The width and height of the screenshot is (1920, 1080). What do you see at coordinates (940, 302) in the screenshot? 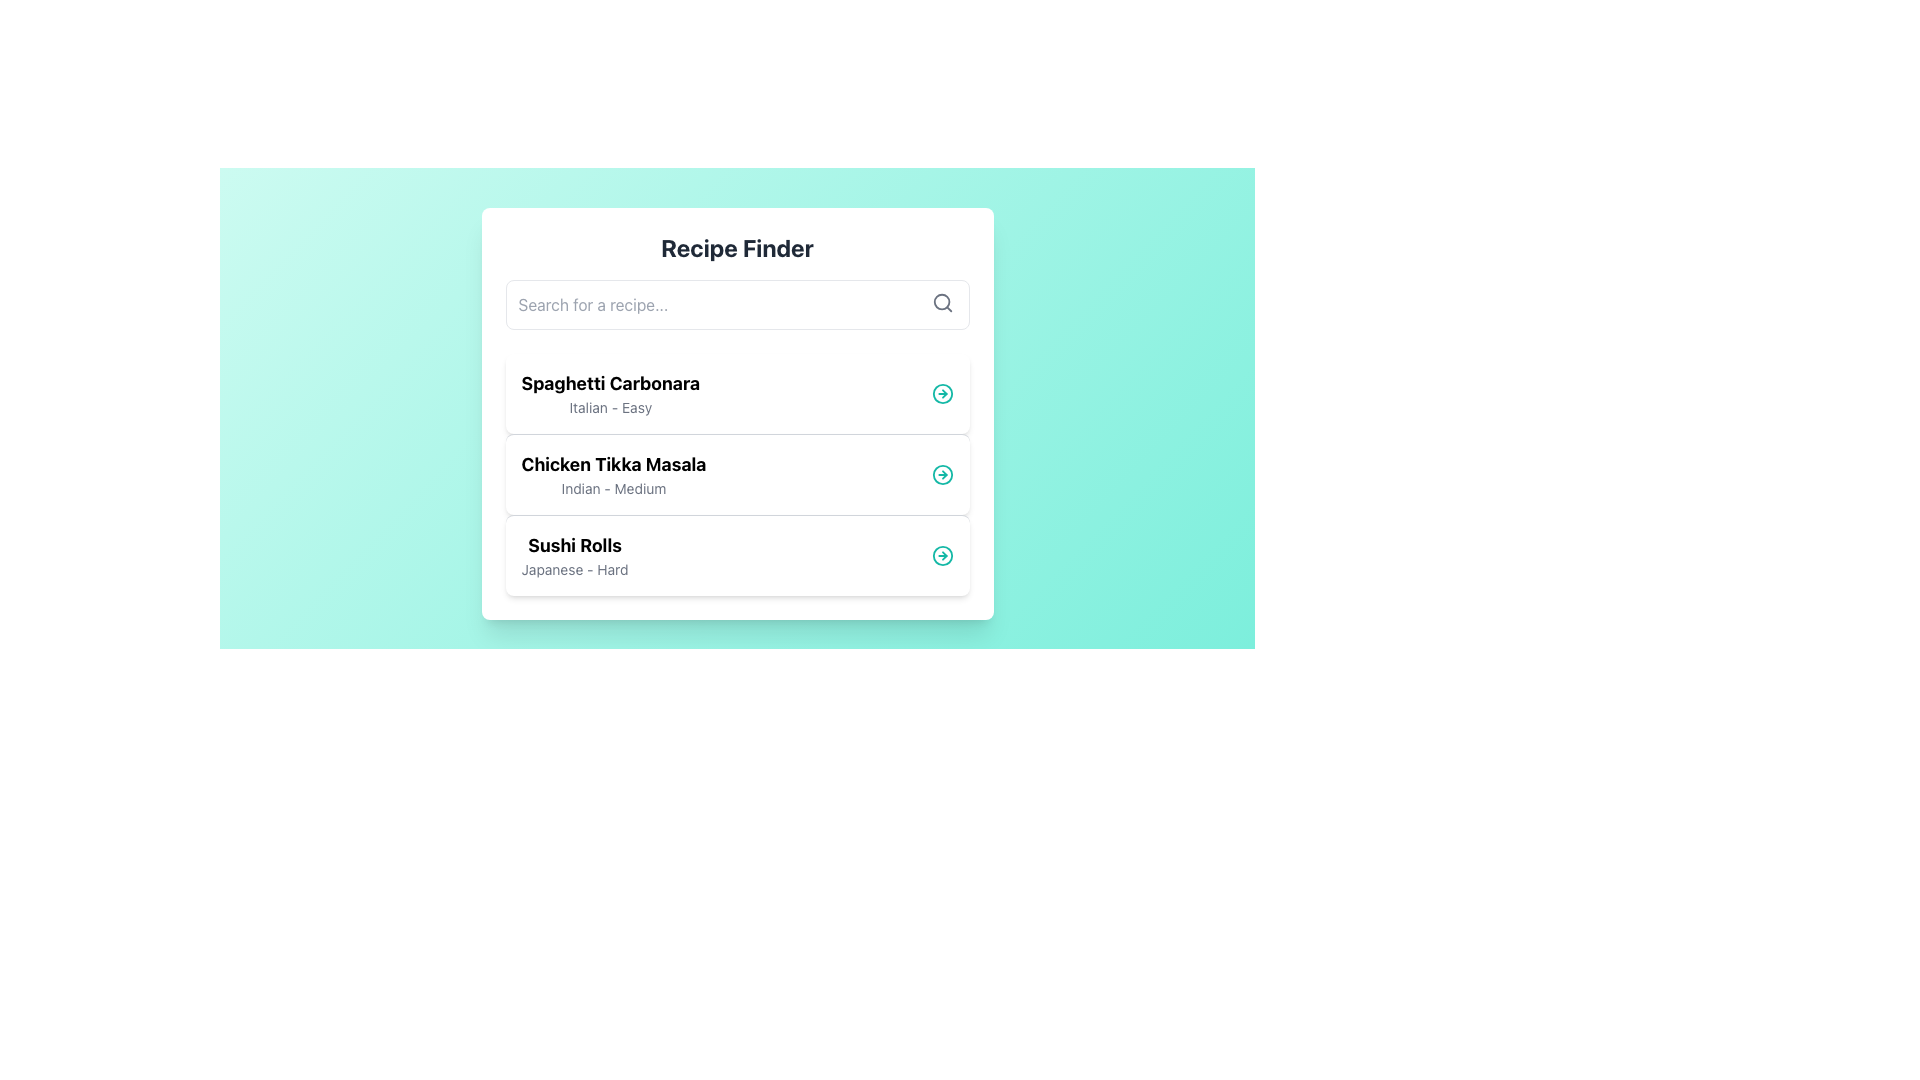
I see `the small circular UI component that resembles the lens of a magnifying glass, which is part of the search icon located in the top-right corner of the input field labeled 'Search for a recipe...'` at bounding box center [940, 302].